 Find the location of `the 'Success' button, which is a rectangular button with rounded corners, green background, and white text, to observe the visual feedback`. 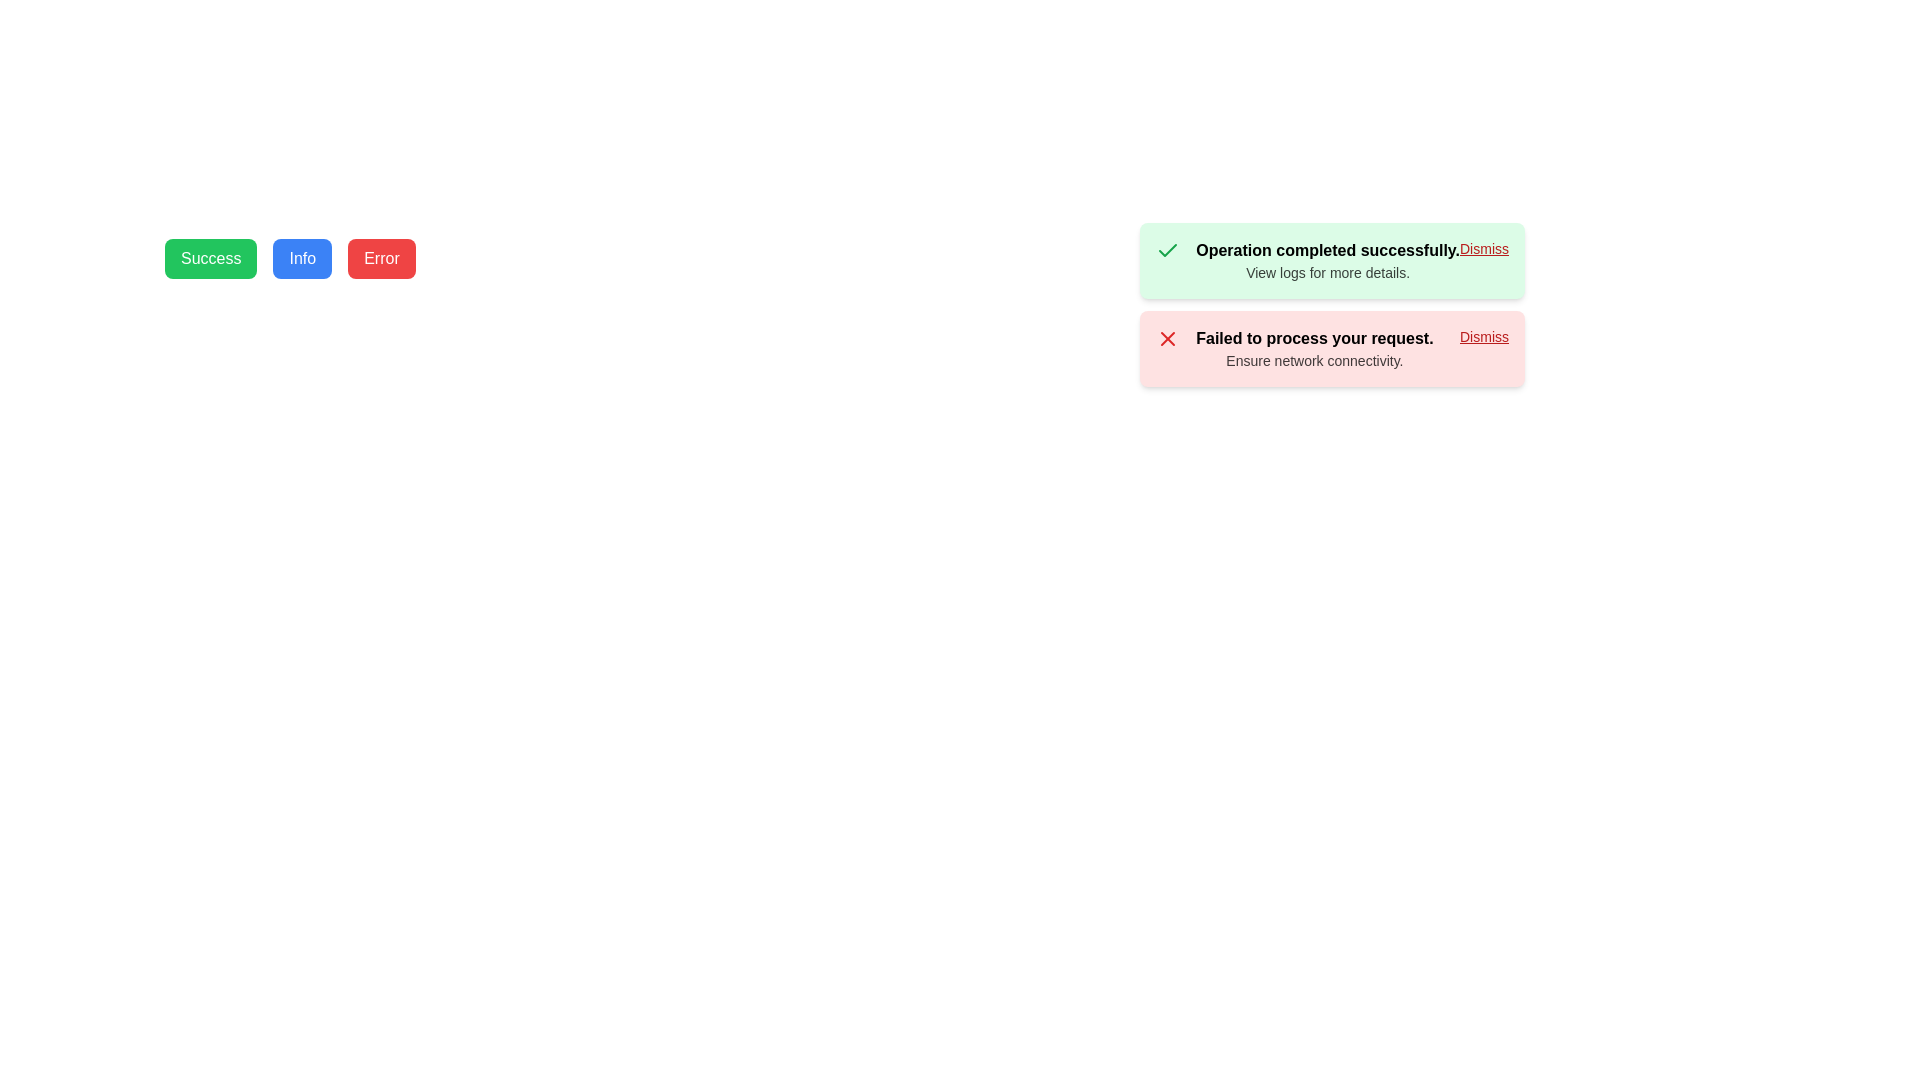

the 'Success' button, which is a rectangular button with rounded corners, green background, and white text, to observe the visual feedback is located at coordinates (211, 257).